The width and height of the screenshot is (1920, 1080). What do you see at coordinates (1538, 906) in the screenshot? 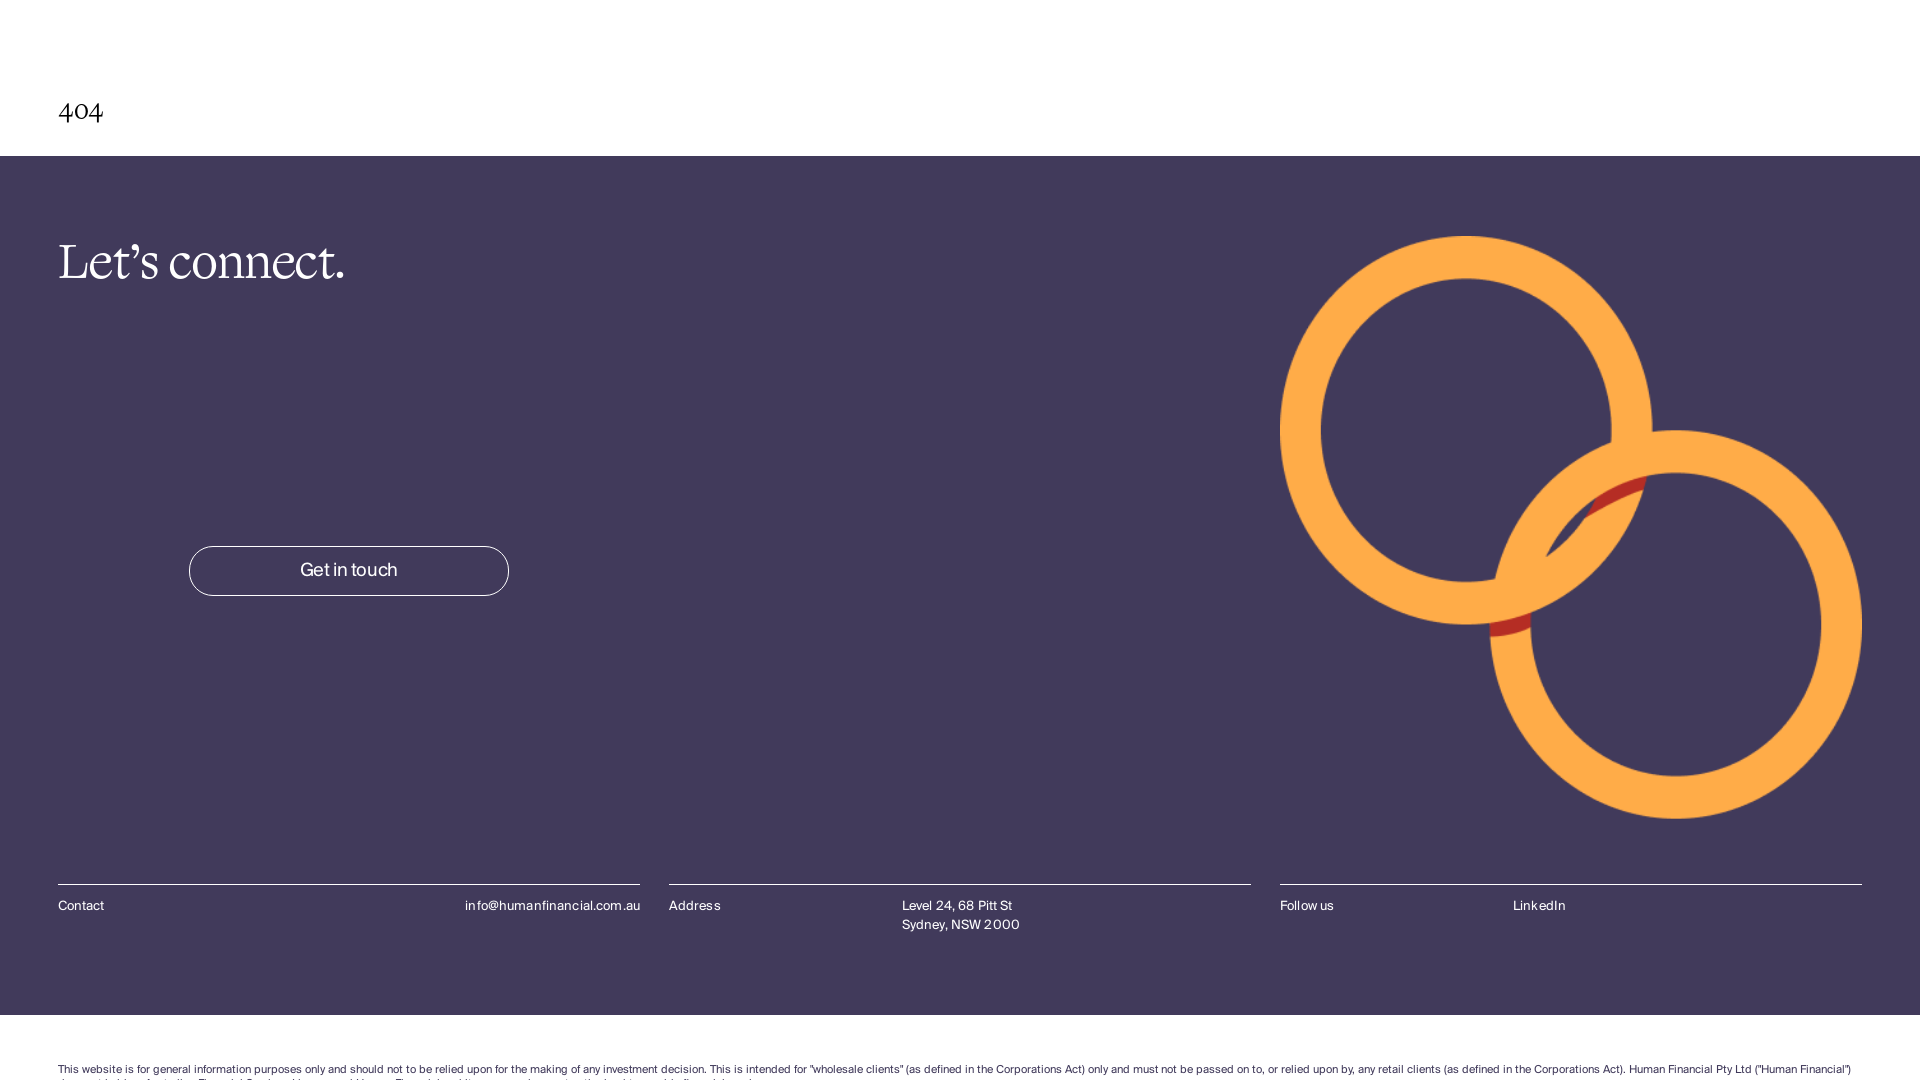
I see `'LinkedIn'` at bounding box center [1538, 906].